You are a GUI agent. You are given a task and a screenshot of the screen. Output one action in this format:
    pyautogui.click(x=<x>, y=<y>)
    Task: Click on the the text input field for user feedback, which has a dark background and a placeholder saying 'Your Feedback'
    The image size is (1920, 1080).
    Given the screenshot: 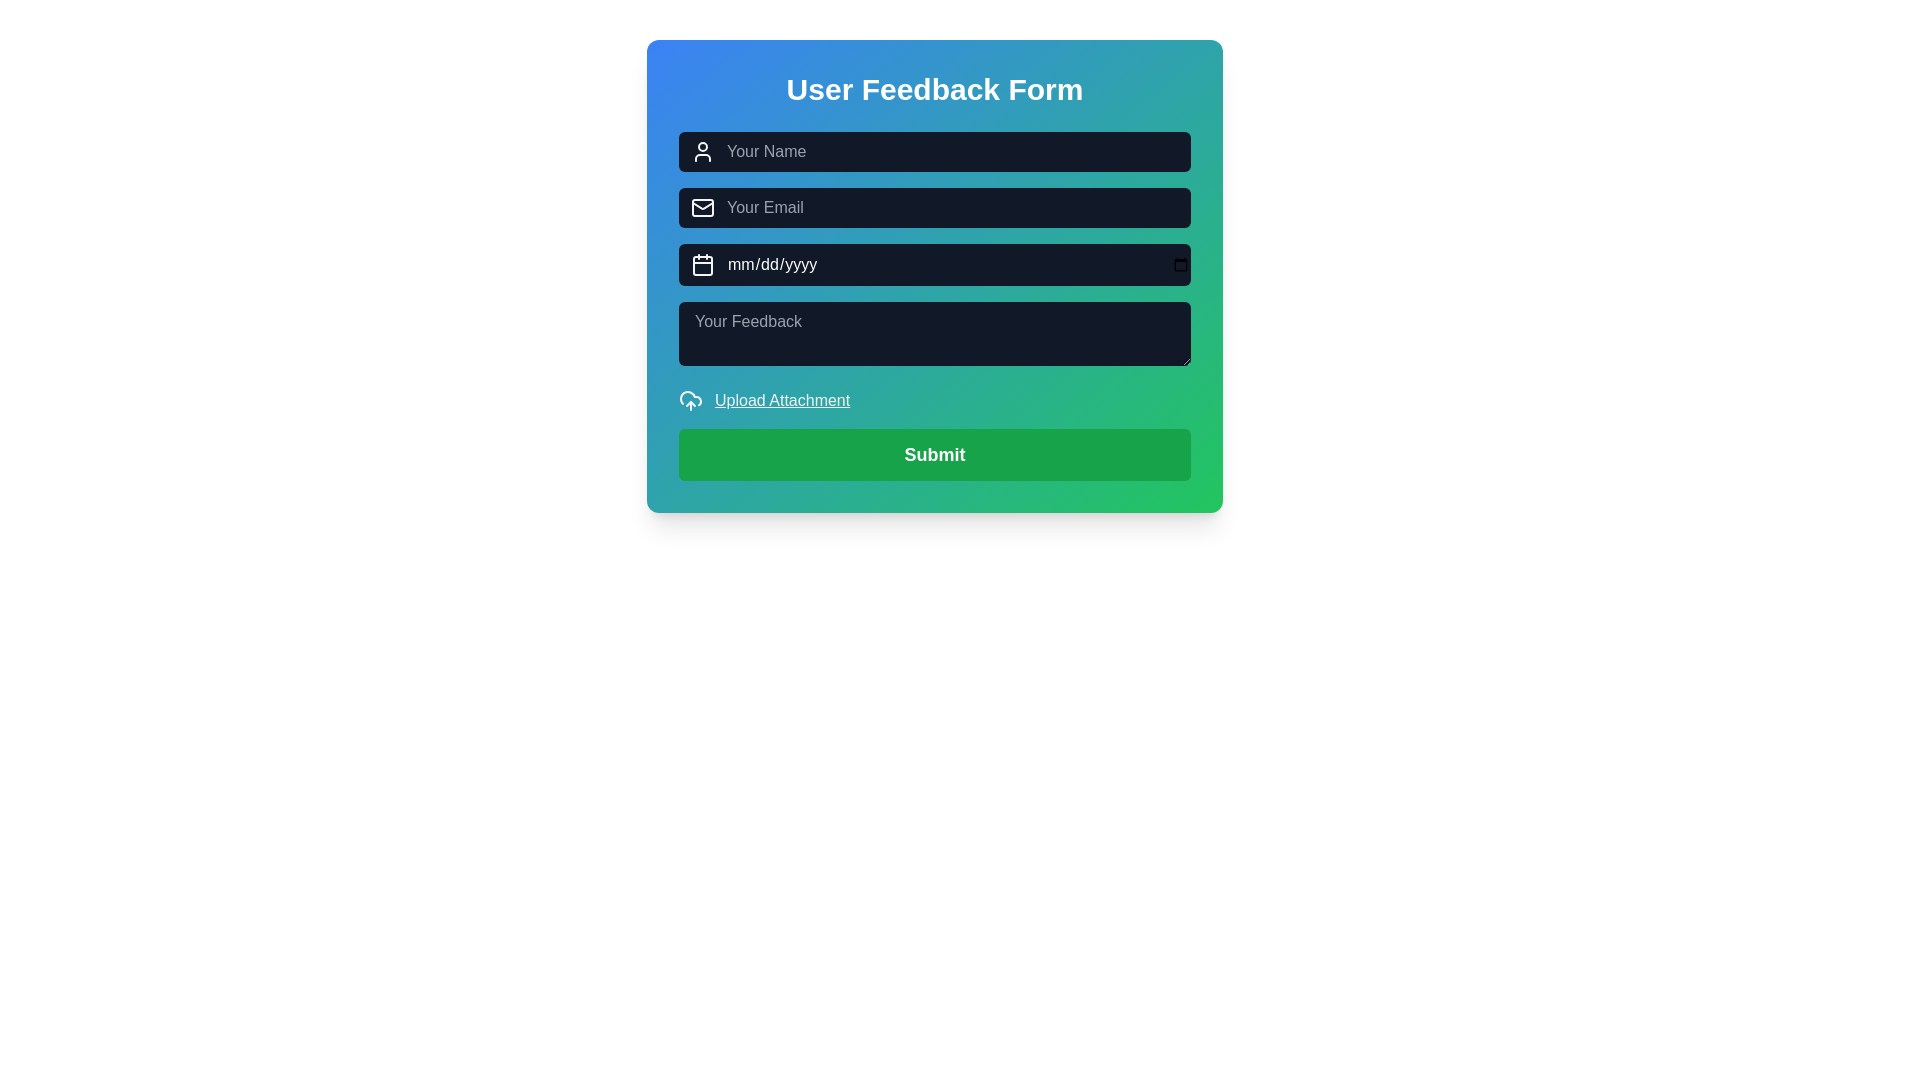 What is the action you would take?
    pyautogui.click(x=934, y=305)
    